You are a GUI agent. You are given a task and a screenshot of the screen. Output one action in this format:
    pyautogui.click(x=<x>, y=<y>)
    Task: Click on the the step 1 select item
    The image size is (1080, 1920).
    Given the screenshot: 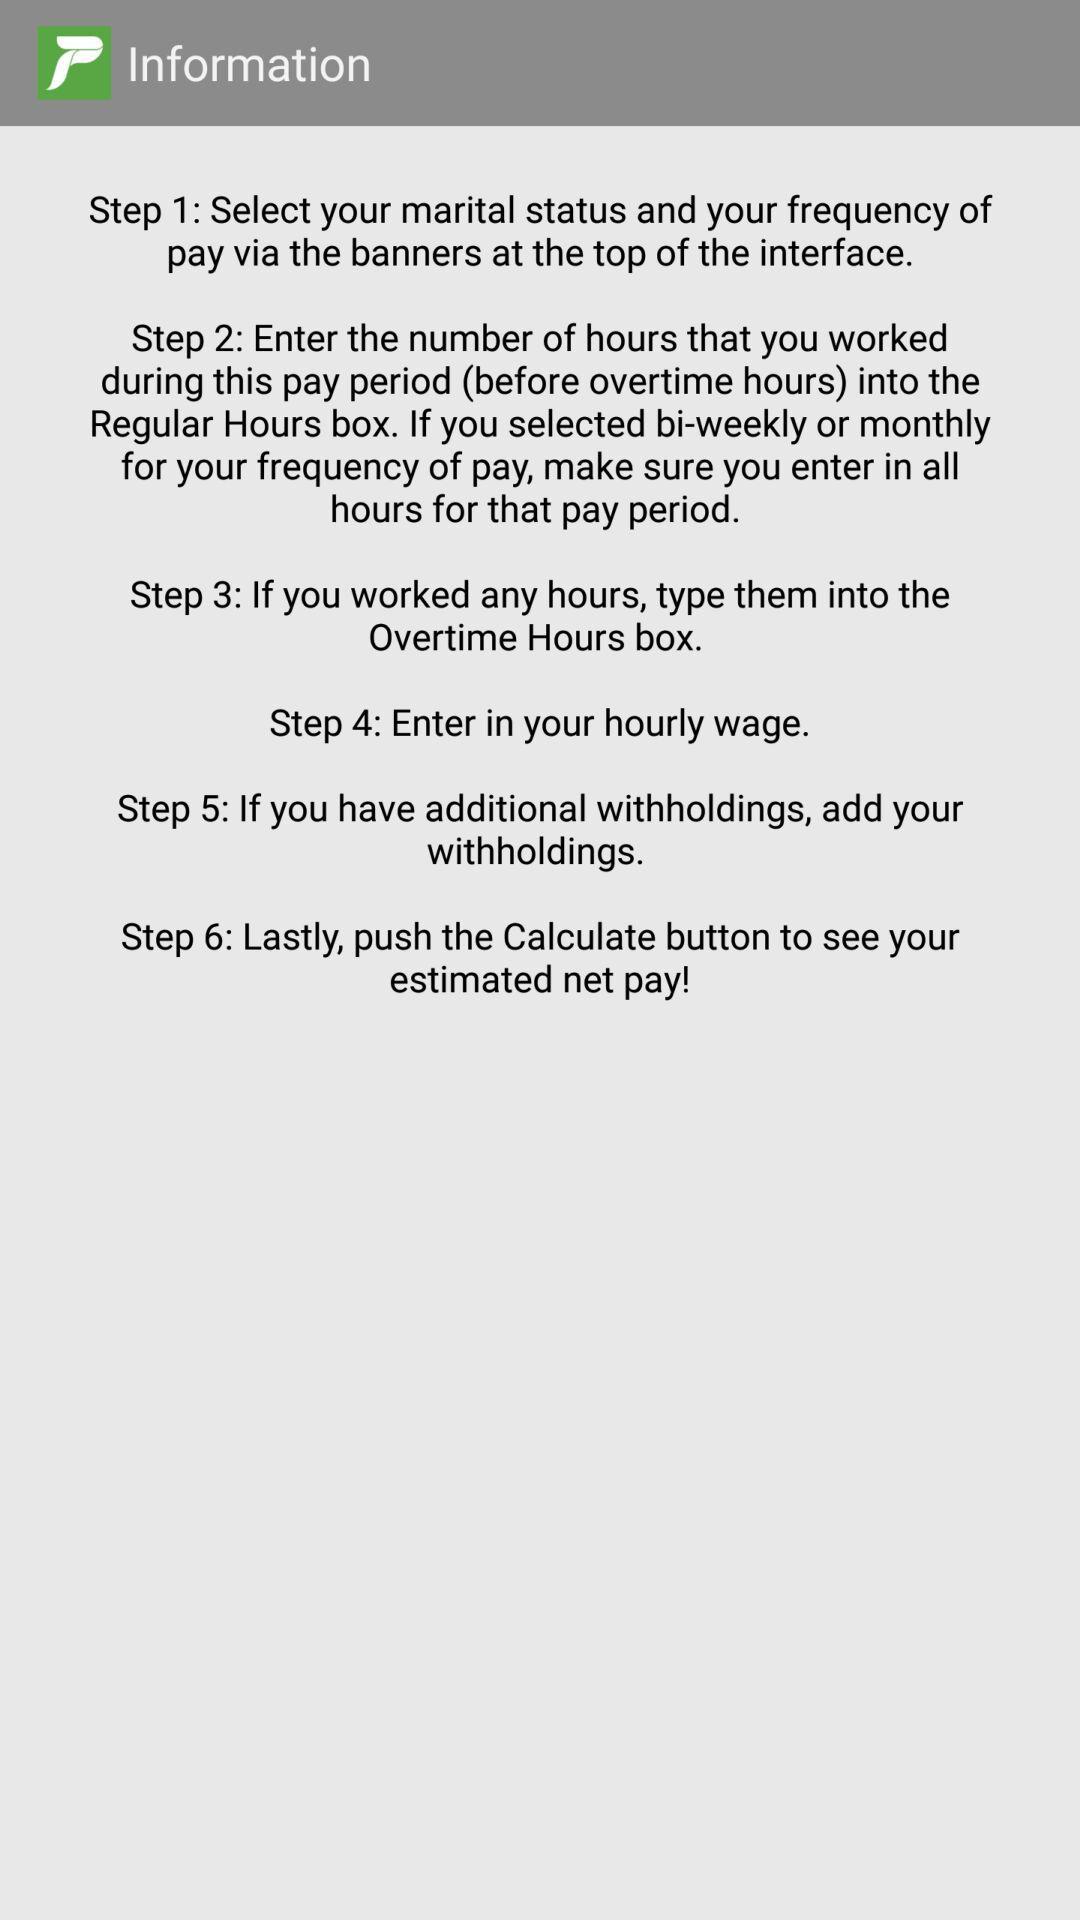 What is the action you would take?
    pyautogui.click(x=540, y=986)
    